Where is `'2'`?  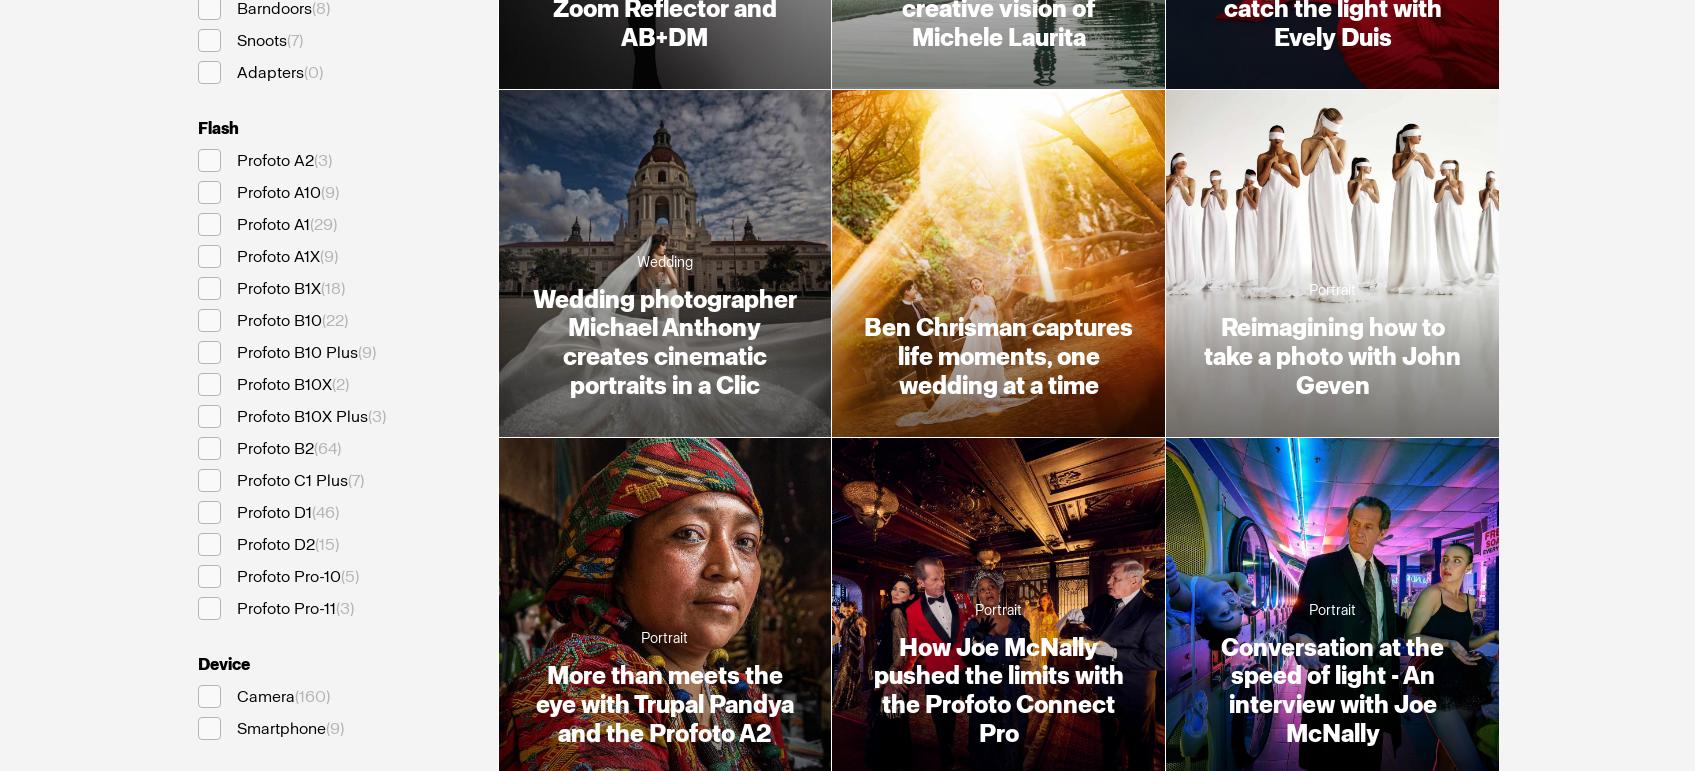
'2' is located at coordinates (338, 383).